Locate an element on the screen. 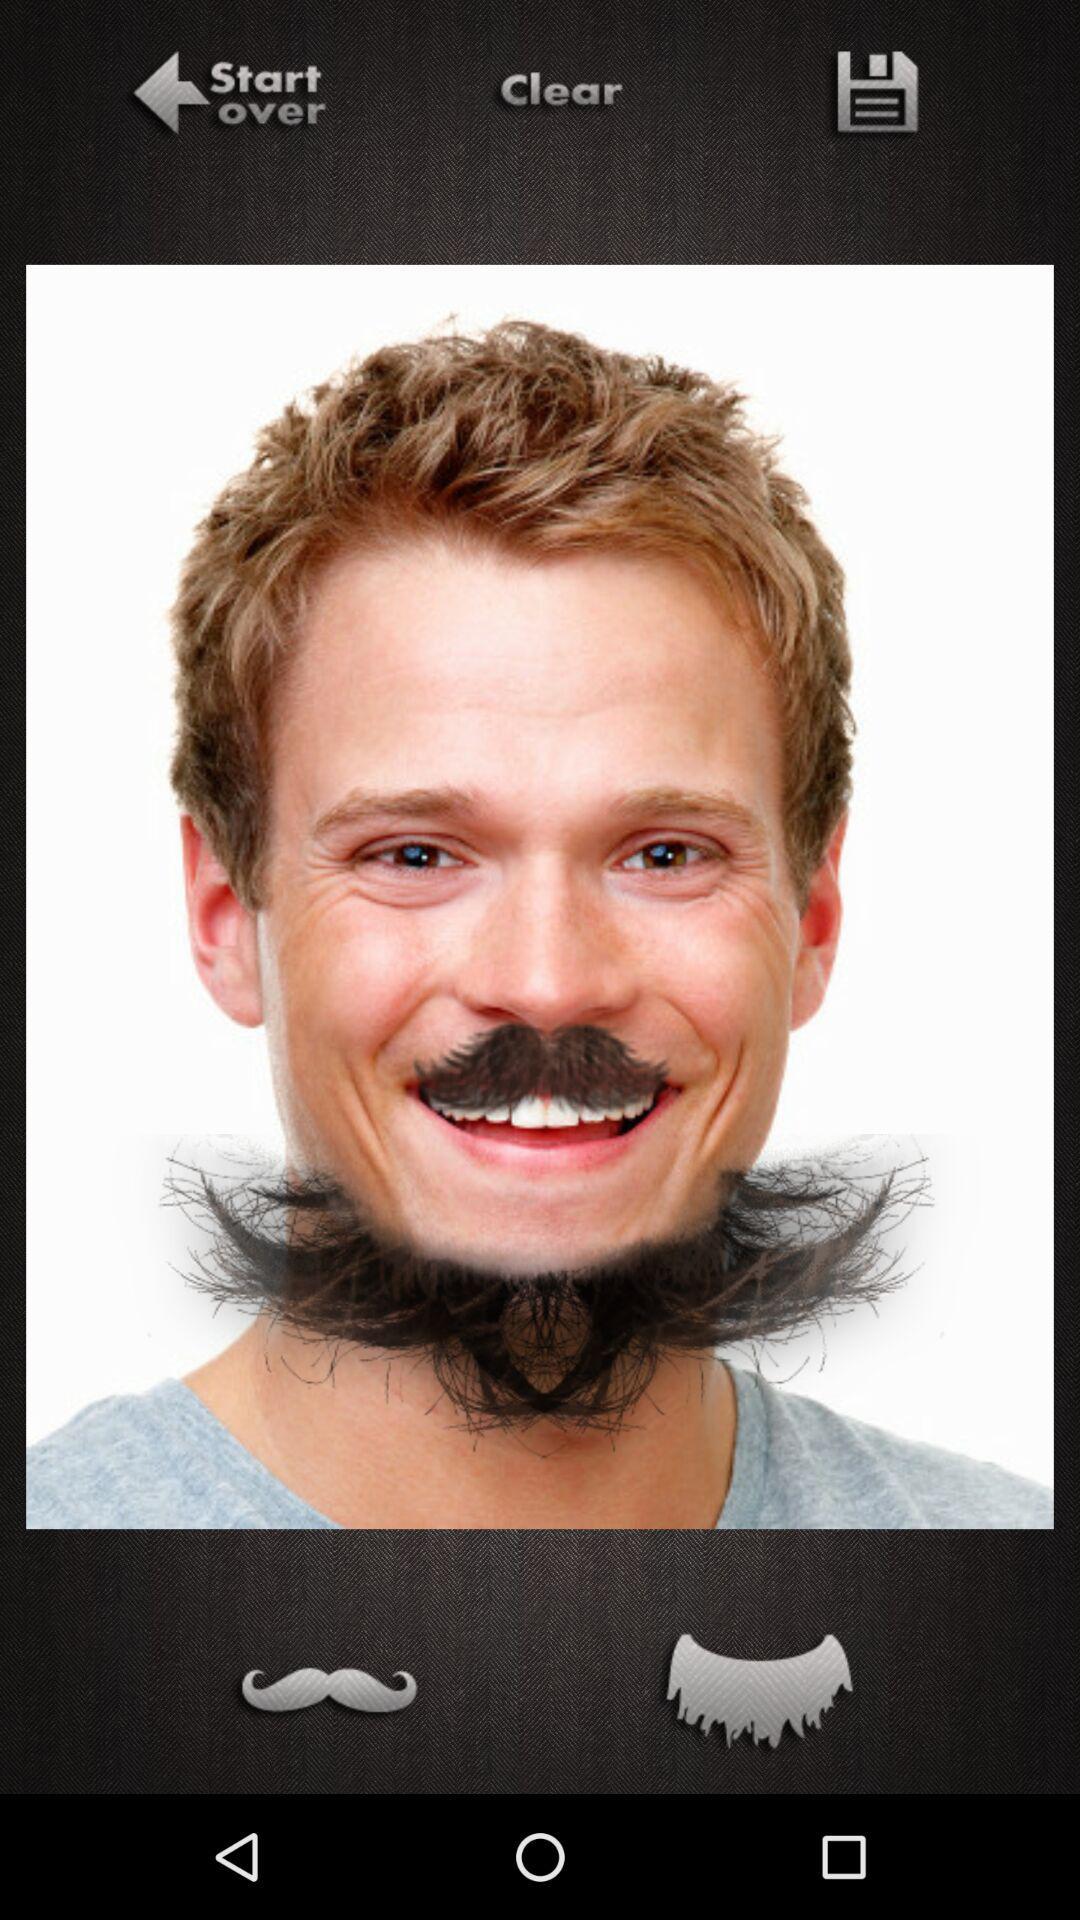 The height and width of the screenshot is (1920, 1080). the arrow_backward icon is located at coordinates (225, 96).